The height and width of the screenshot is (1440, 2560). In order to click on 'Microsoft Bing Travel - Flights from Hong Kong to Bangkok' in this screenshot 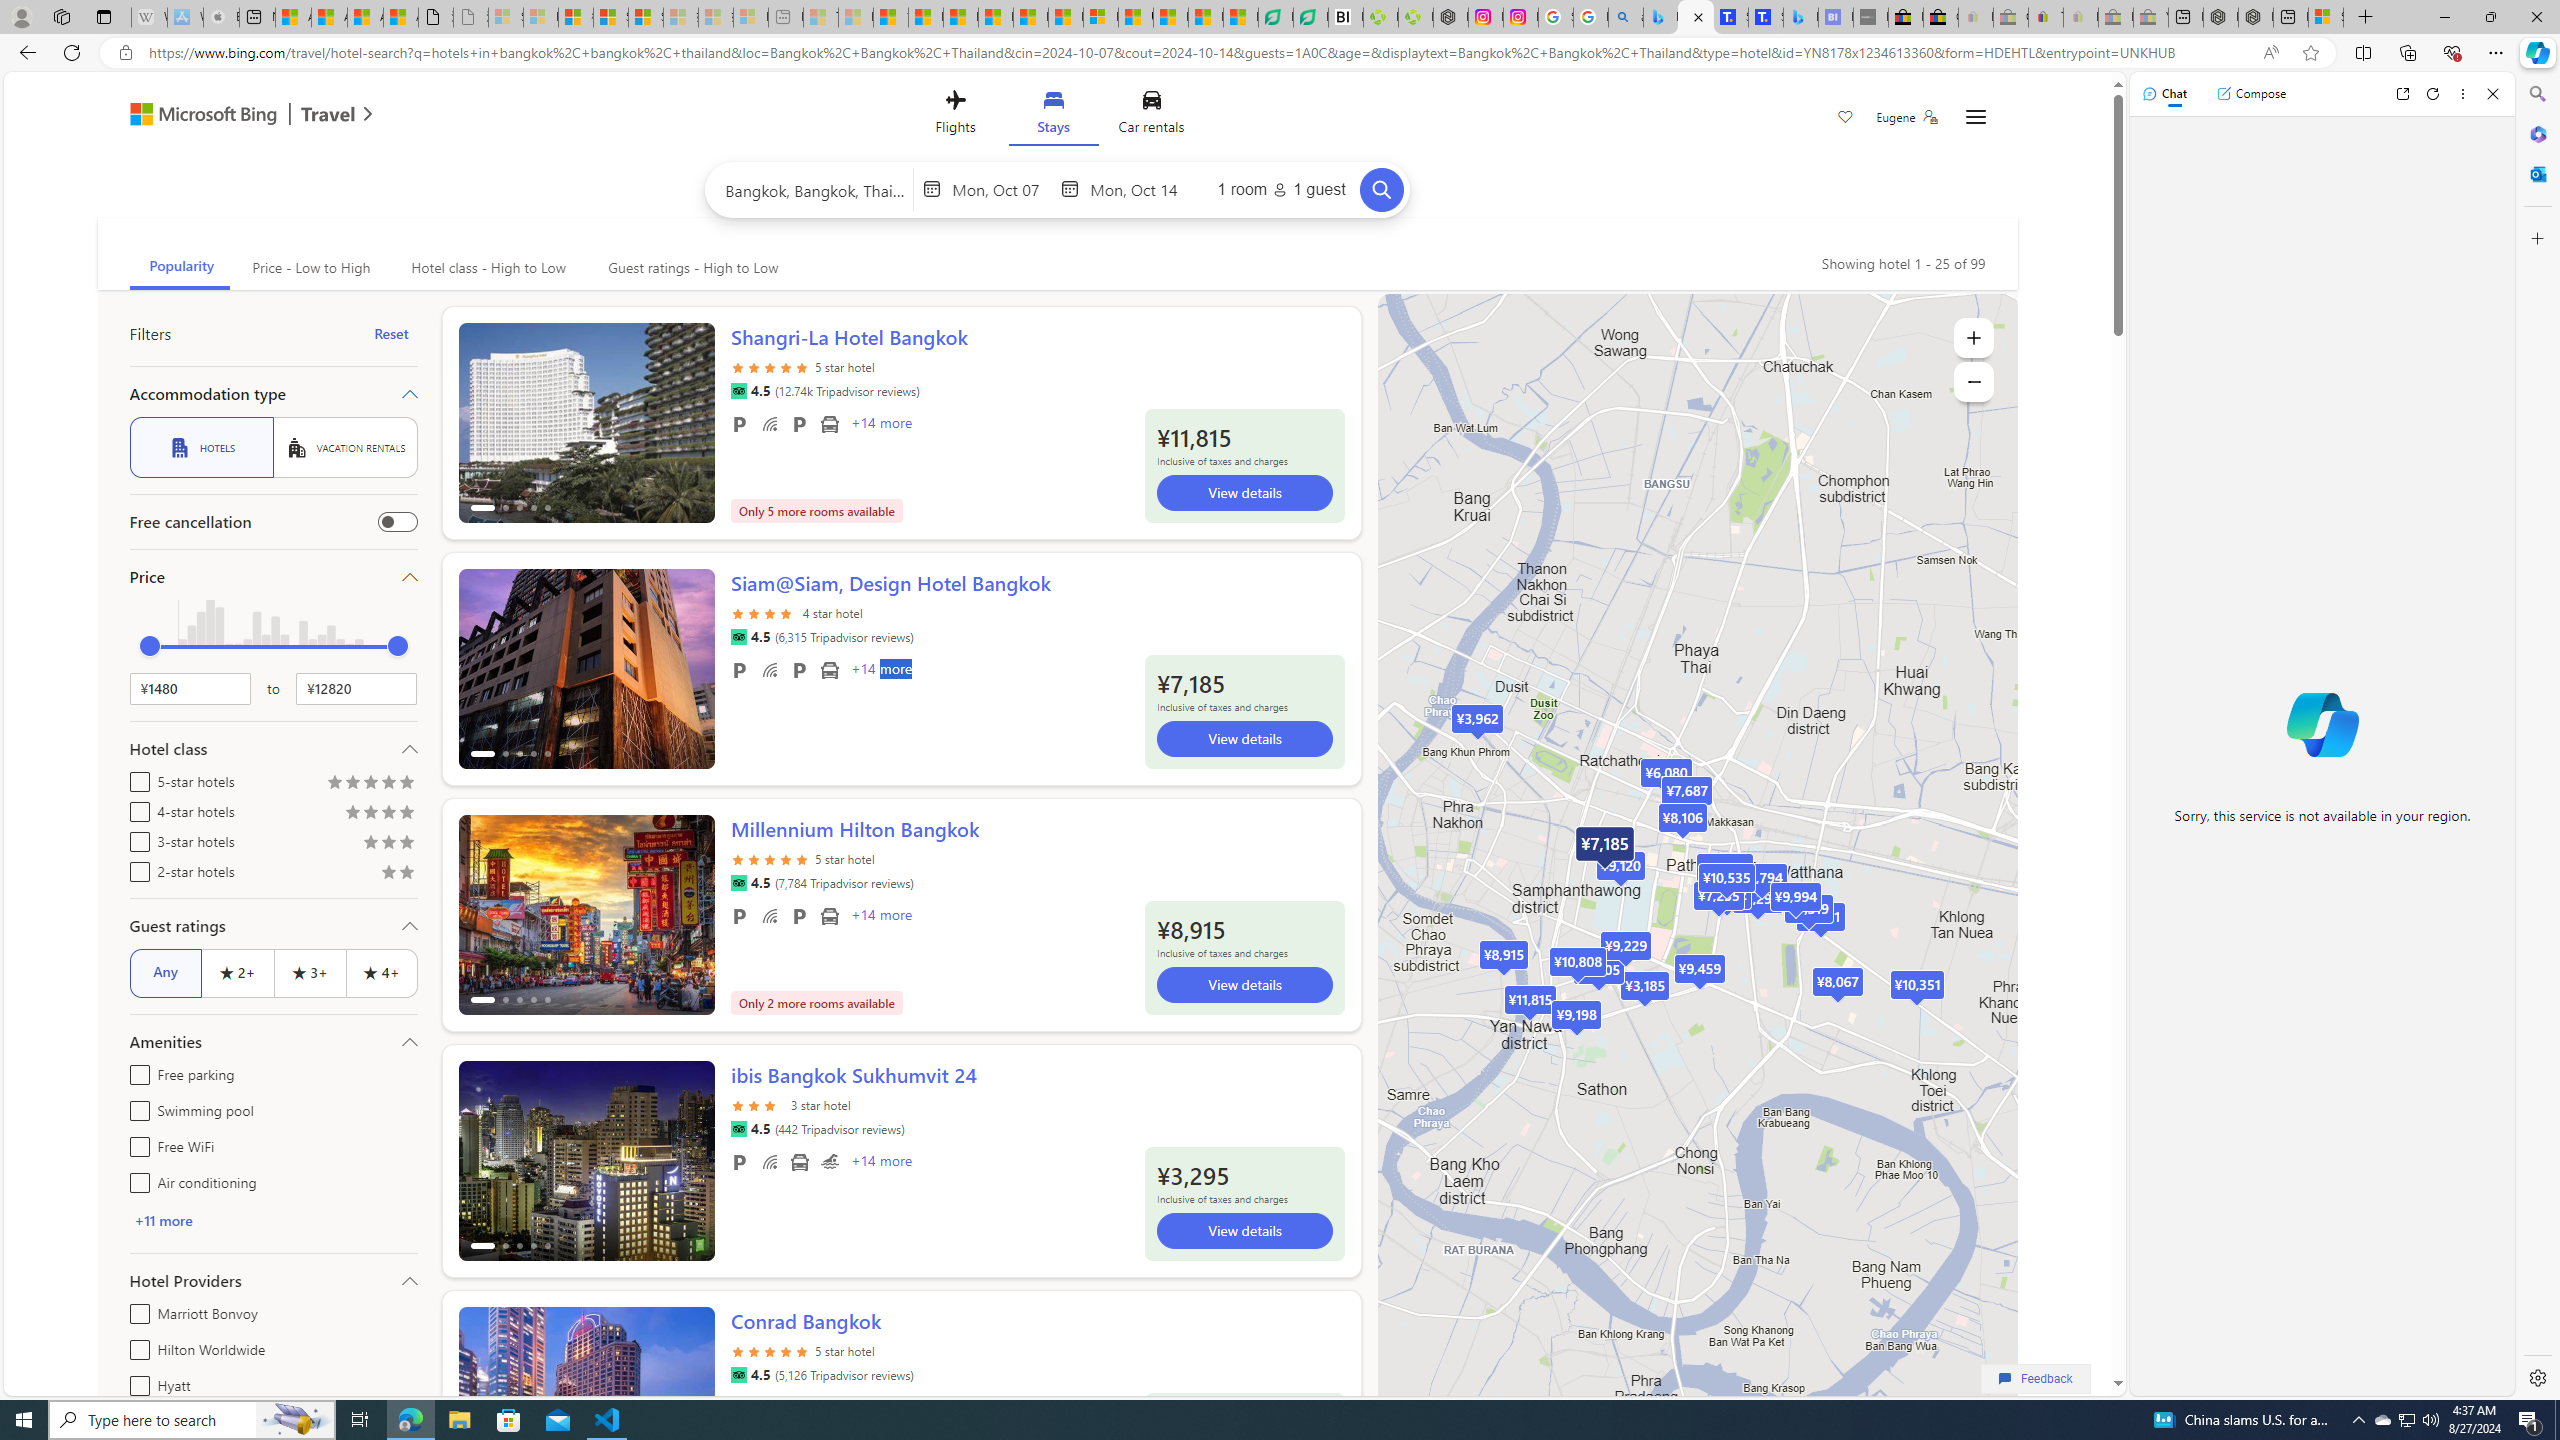, I will do `click(1660, 16)`.